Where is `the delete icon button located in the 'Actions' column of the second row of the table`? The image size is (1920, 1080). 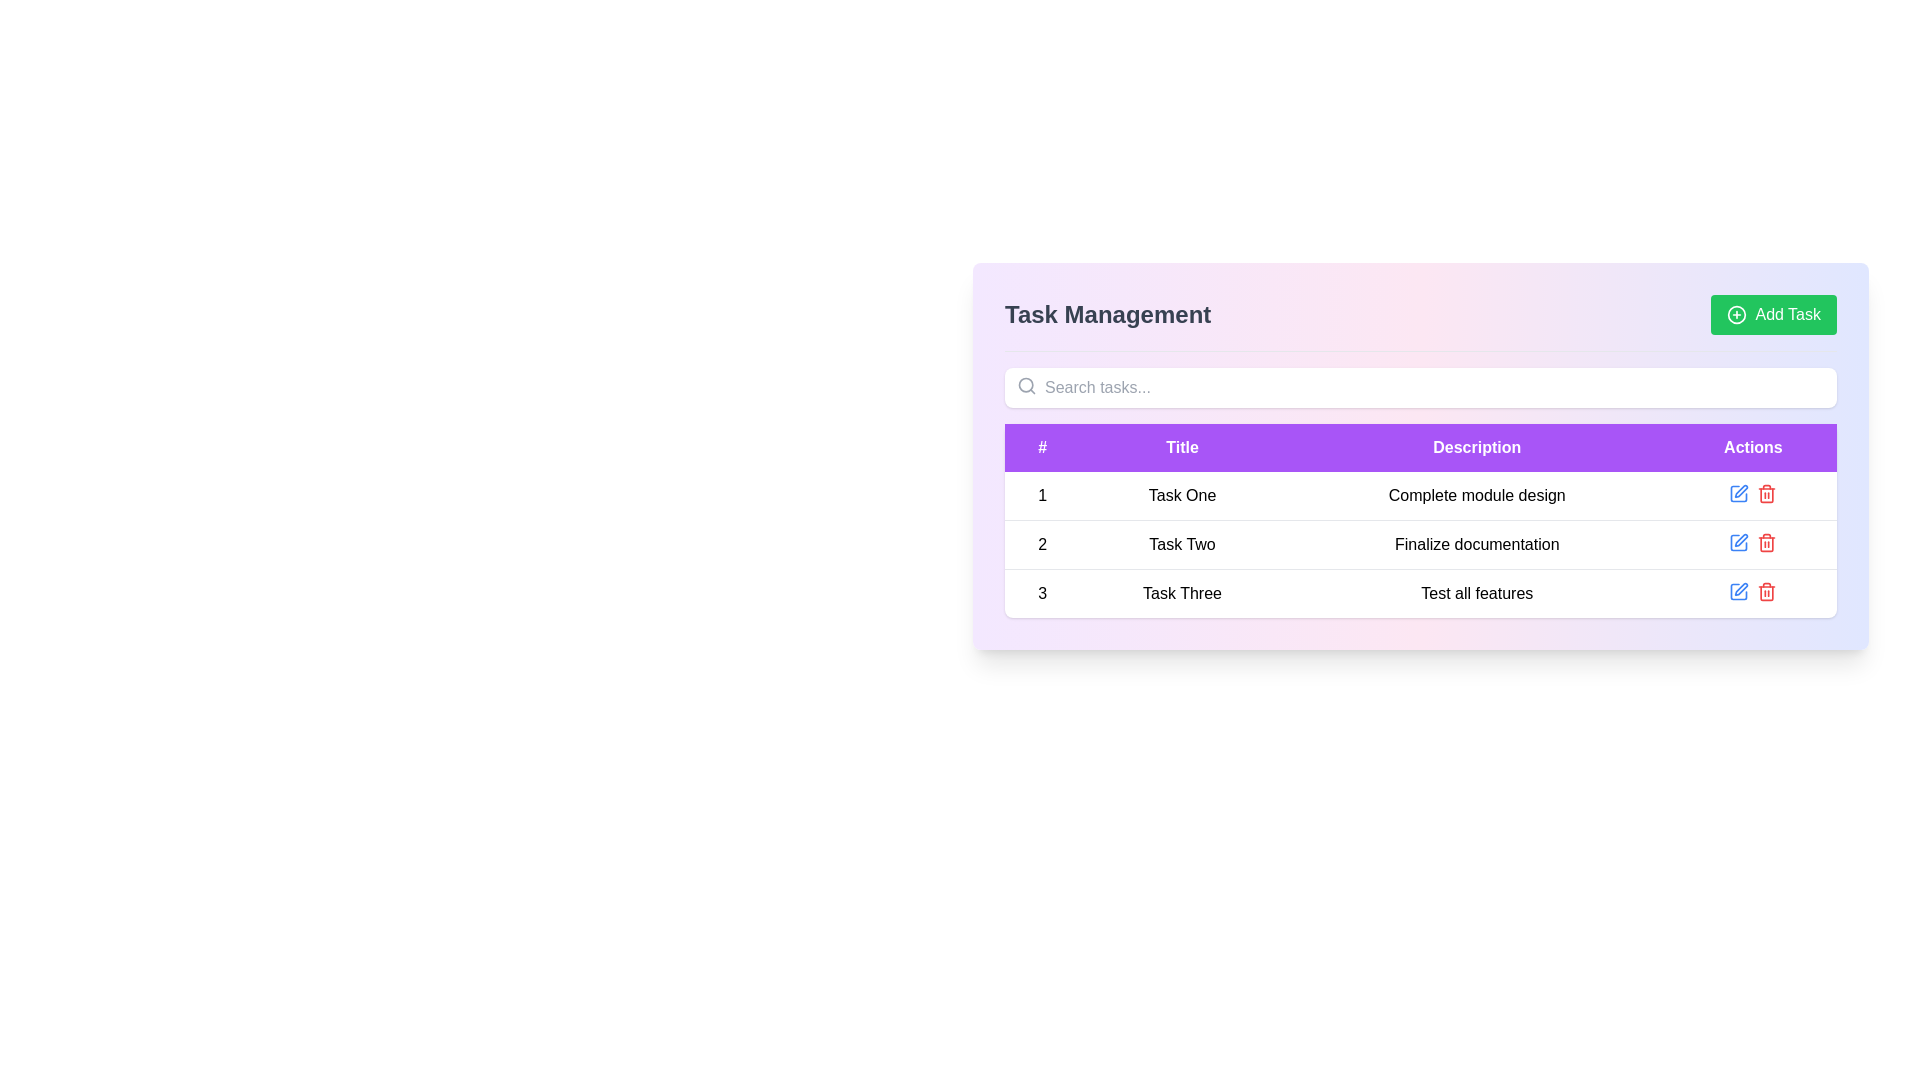
the delete icon button located in the 'Actions' column of the second row of the table is located at coordinates (1767, 543).